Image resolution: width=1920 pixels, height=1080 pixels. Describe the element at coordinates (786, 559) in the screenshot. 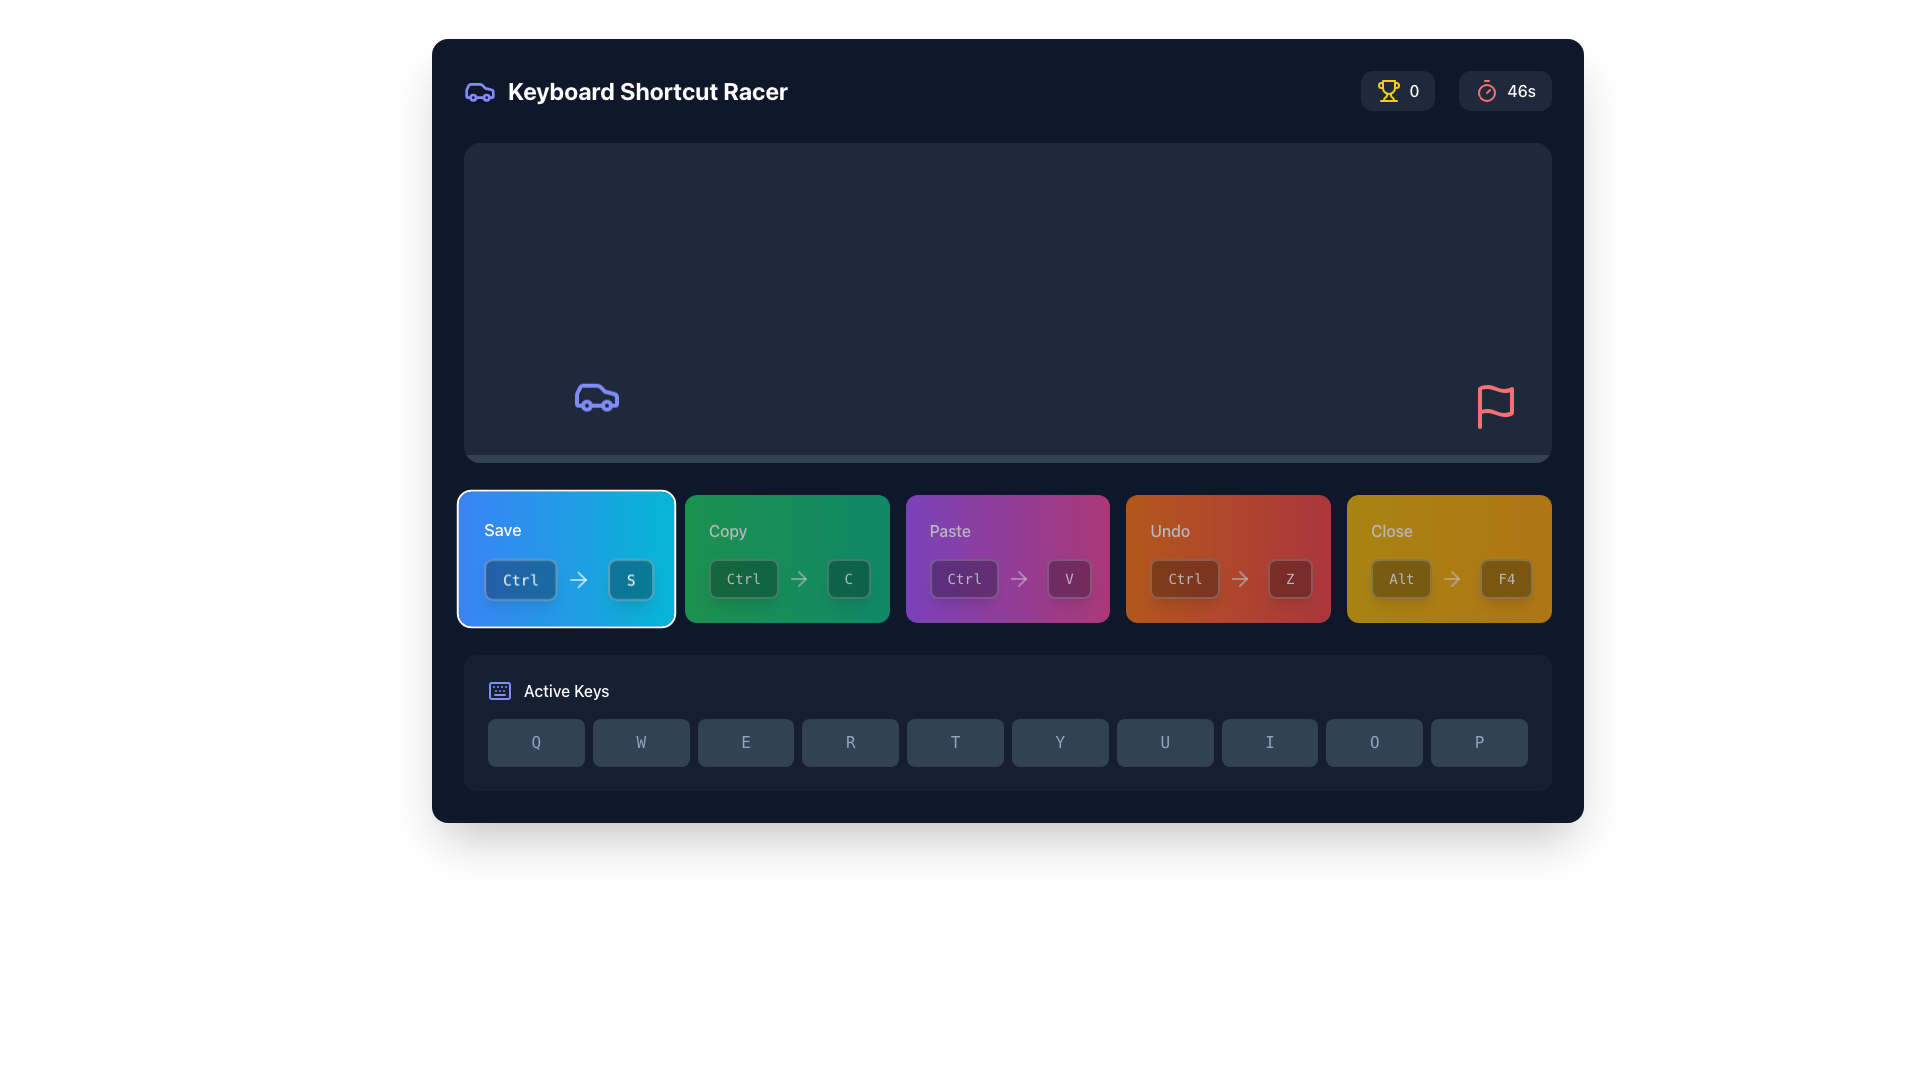

I see `the informational card displaying the 'Copy' shortcut, which is the second card in a horizontal row of shortcut cards, located between the 'Save' card and the 'Paste' card` at that location.